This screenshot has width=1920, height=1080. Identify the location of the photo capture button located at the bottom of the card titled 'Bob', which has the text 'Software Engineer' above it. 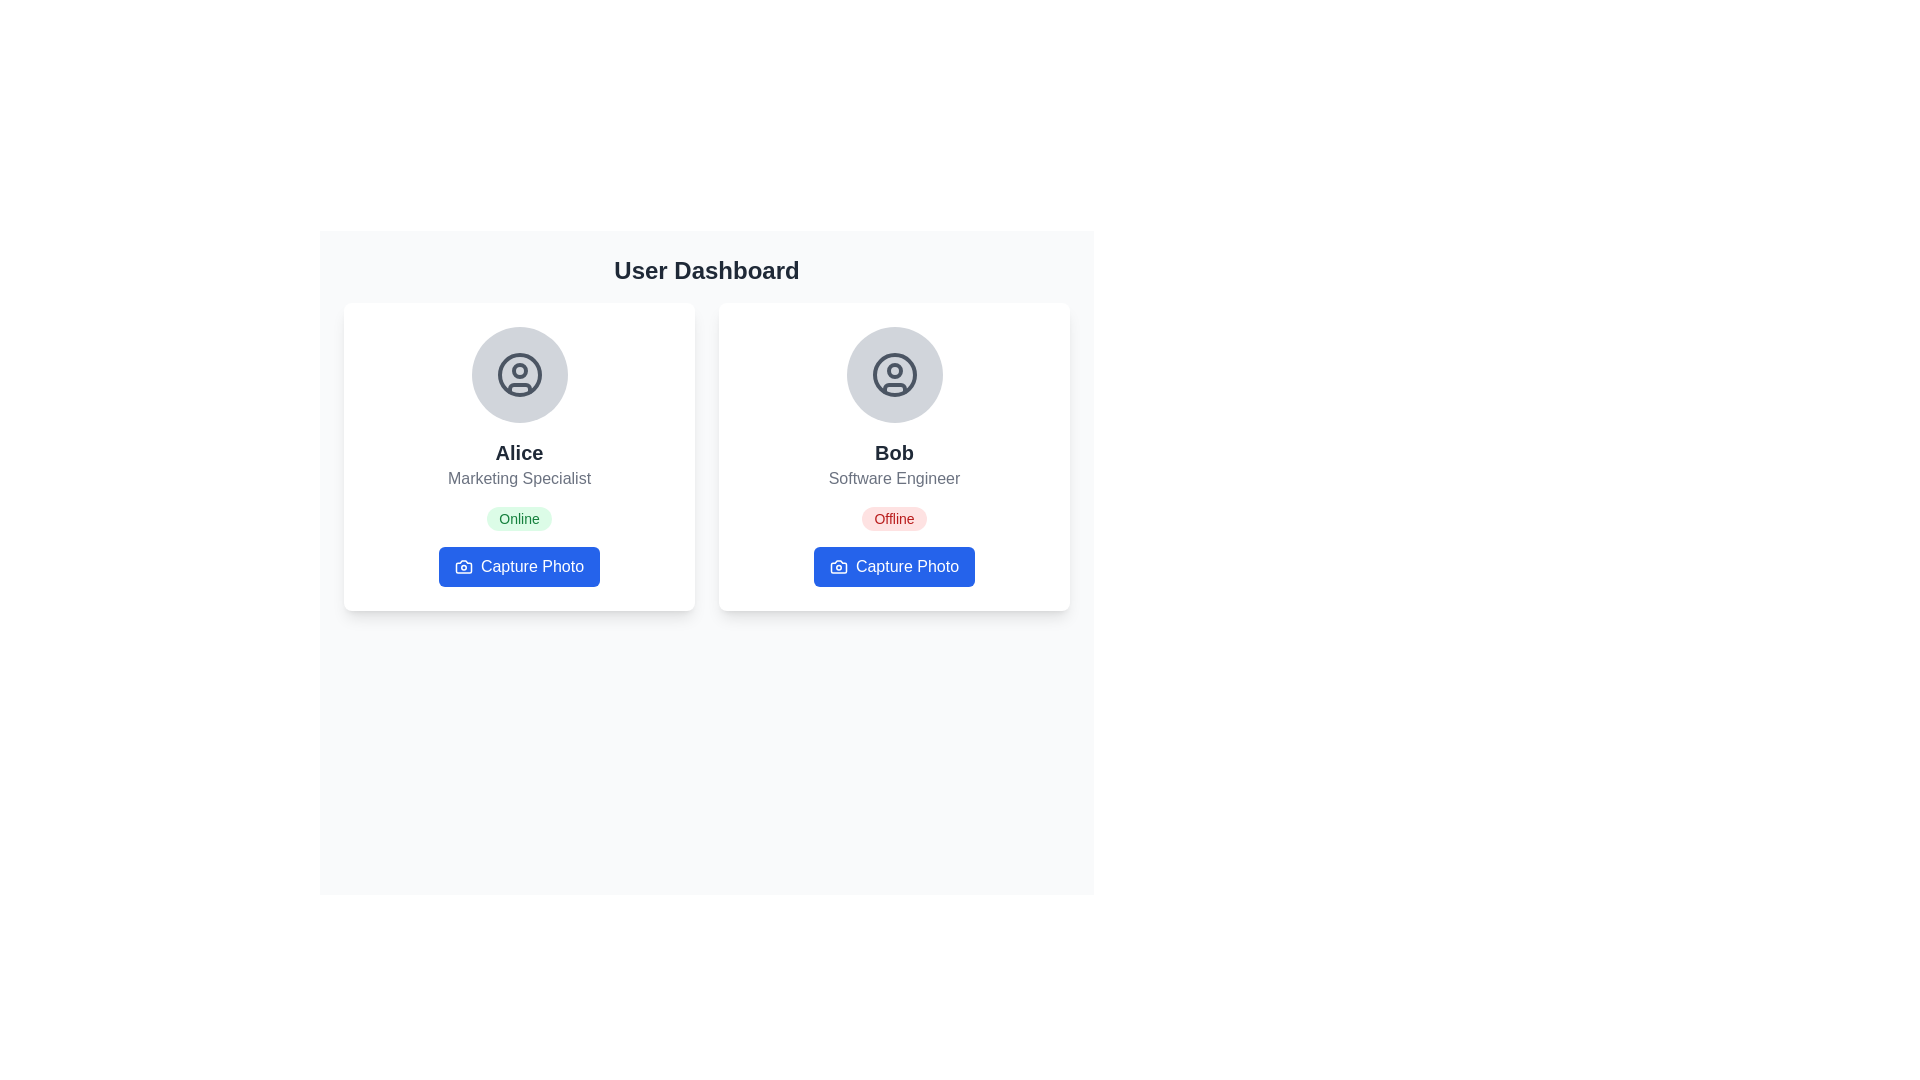
(893, 567).